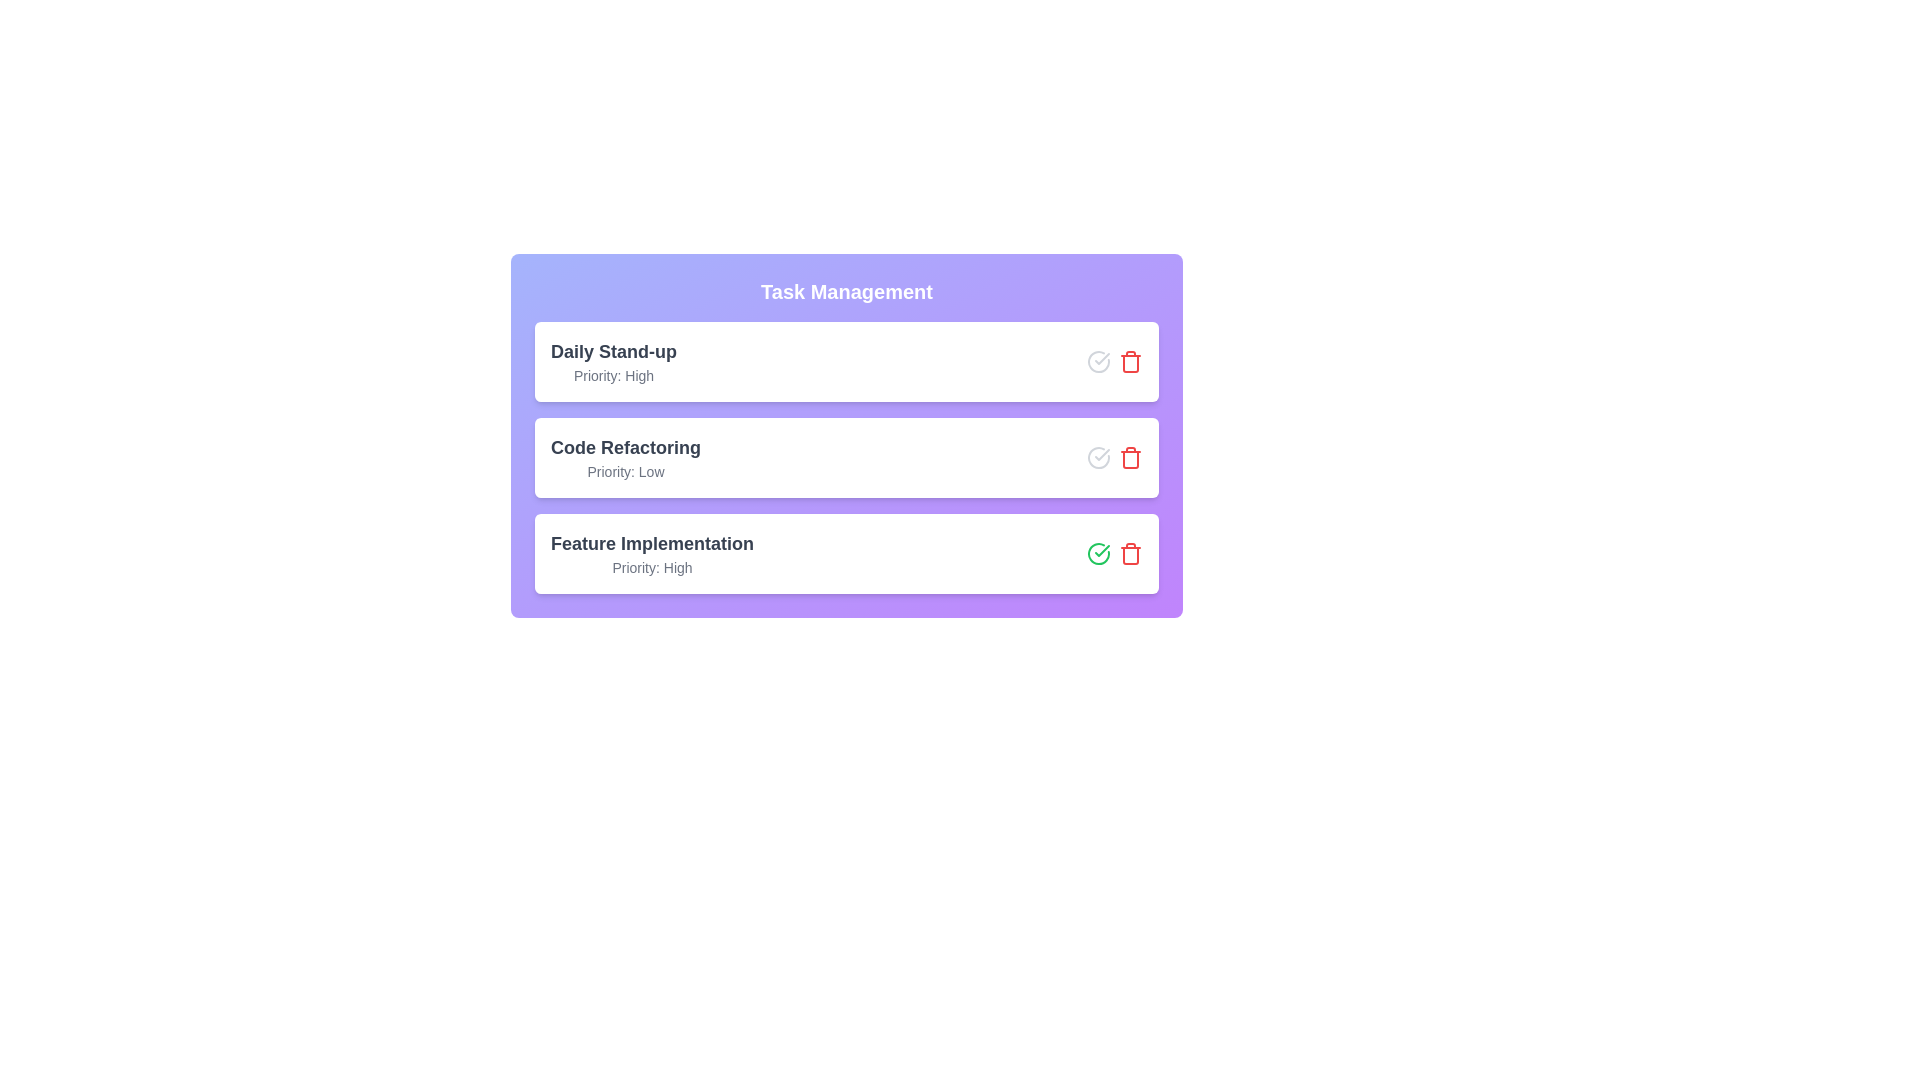 The image size is (1920, 1080). I want to click on the task title Code Refactoring by clicking on it, so click(624, 446).